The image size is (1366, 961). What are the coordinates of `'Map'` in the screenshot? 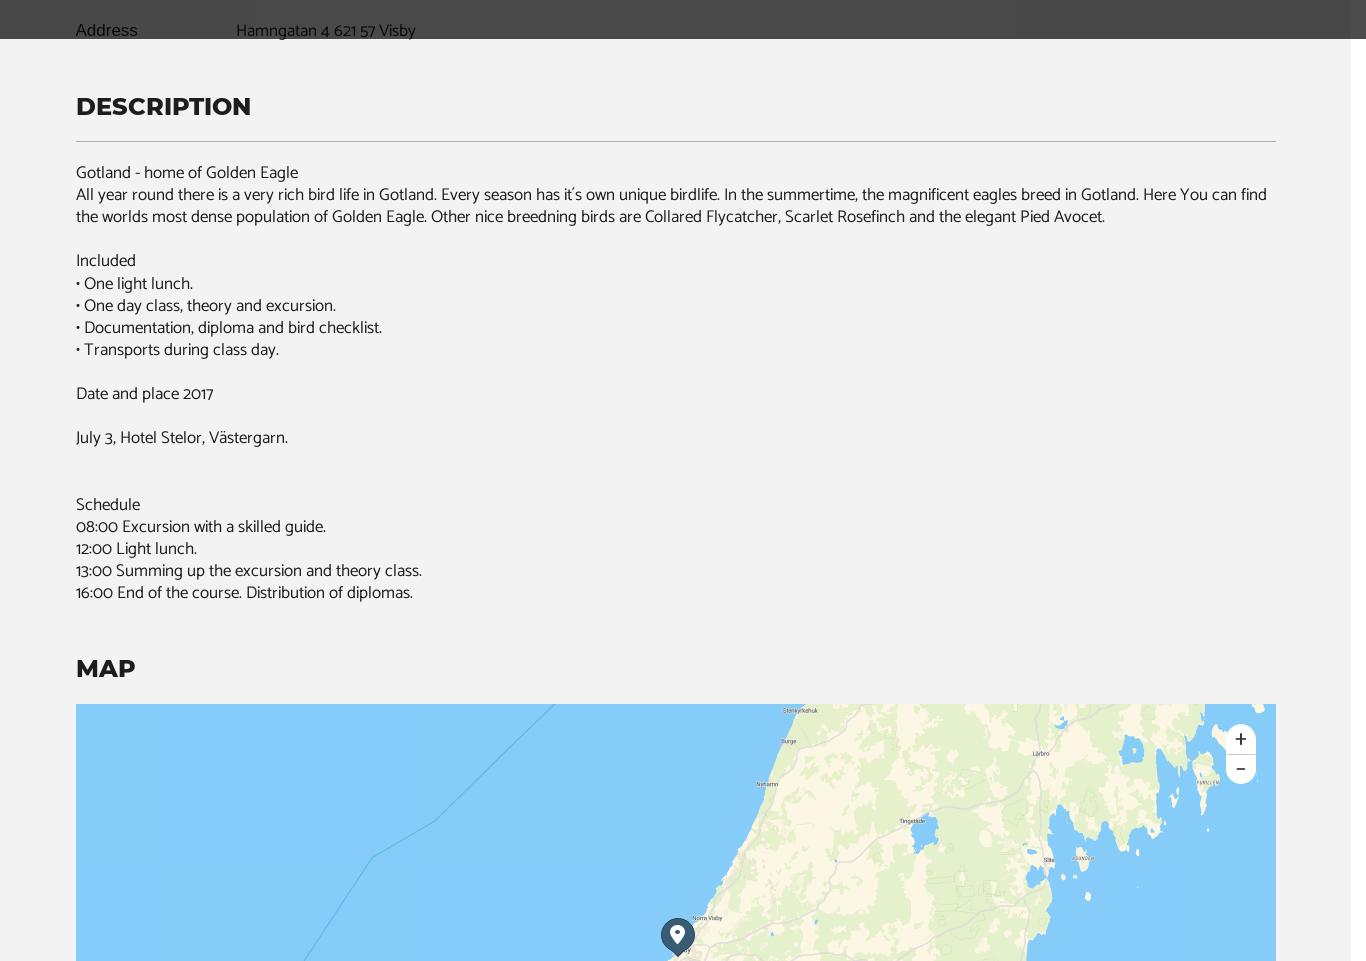 It's located at (105, 666).